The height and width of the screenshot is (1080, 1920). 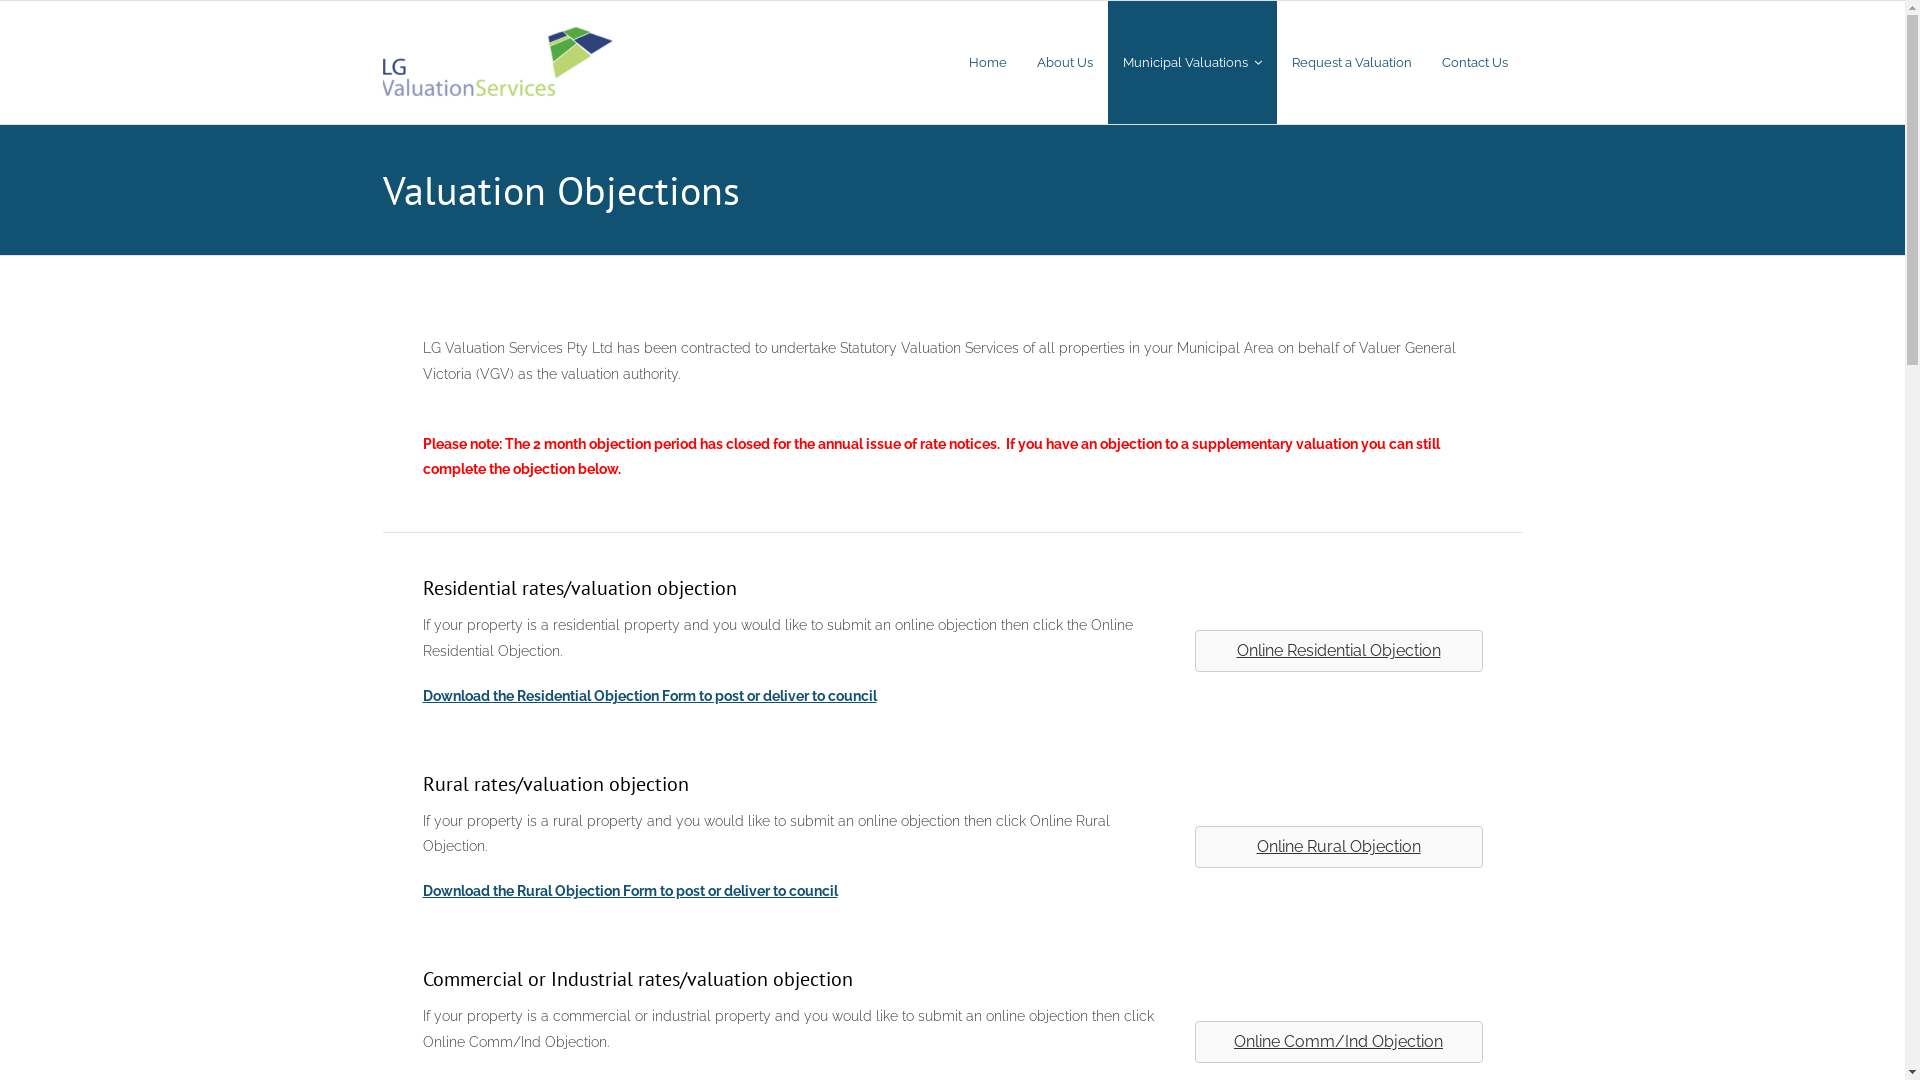 I want to click on 'Online Residential Objection', so click(x=1338, y=651).